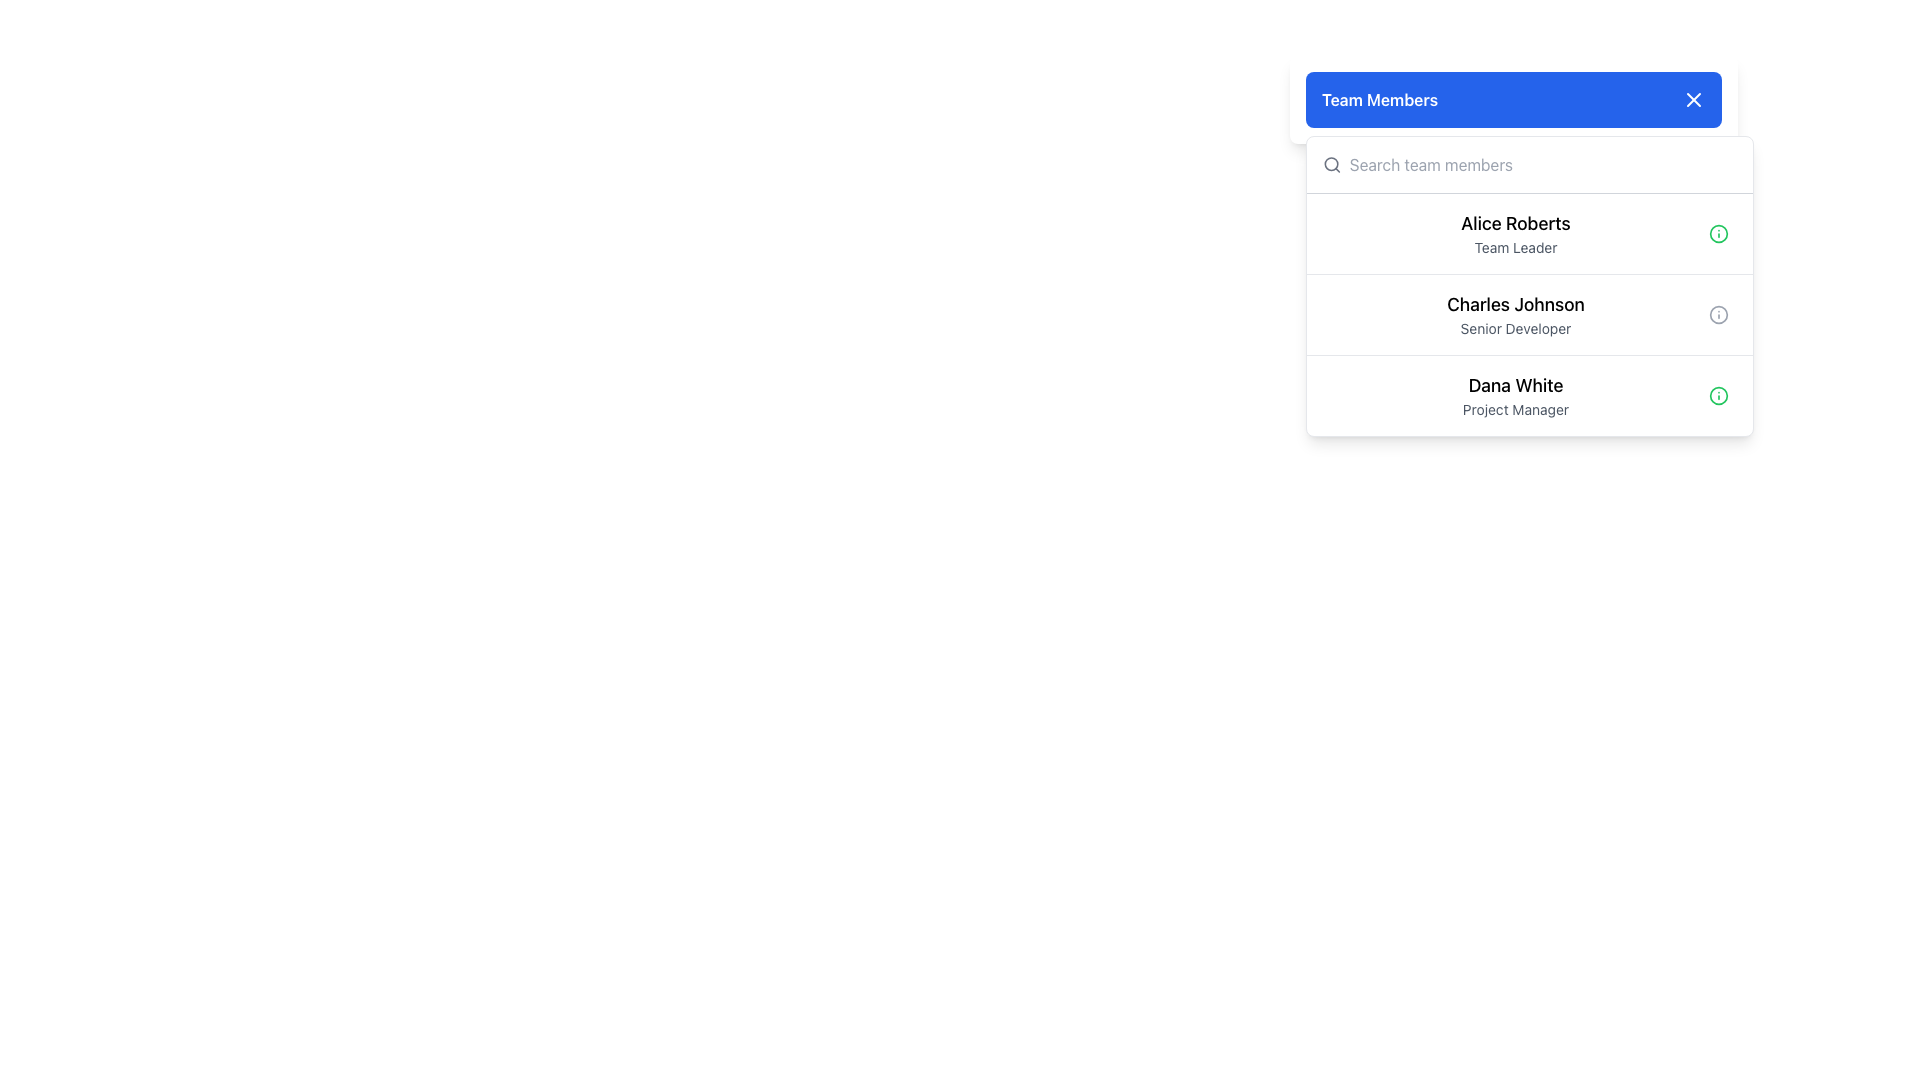  Describe the element at coordinates (1717, 315) in the screenshot. I see `the circular icon element located next to the name 'Charles Johnson' in the team members list within a modal interface` at that location.